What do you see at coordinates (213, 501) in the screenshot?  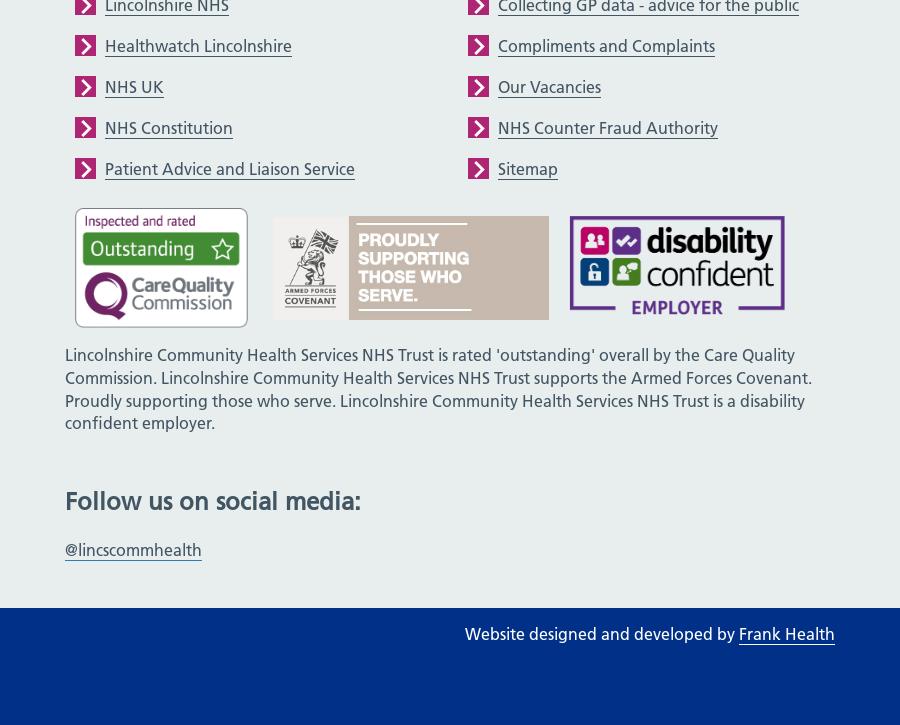 I see `'Follow us on social media:'` at bounding box center [213, 501].